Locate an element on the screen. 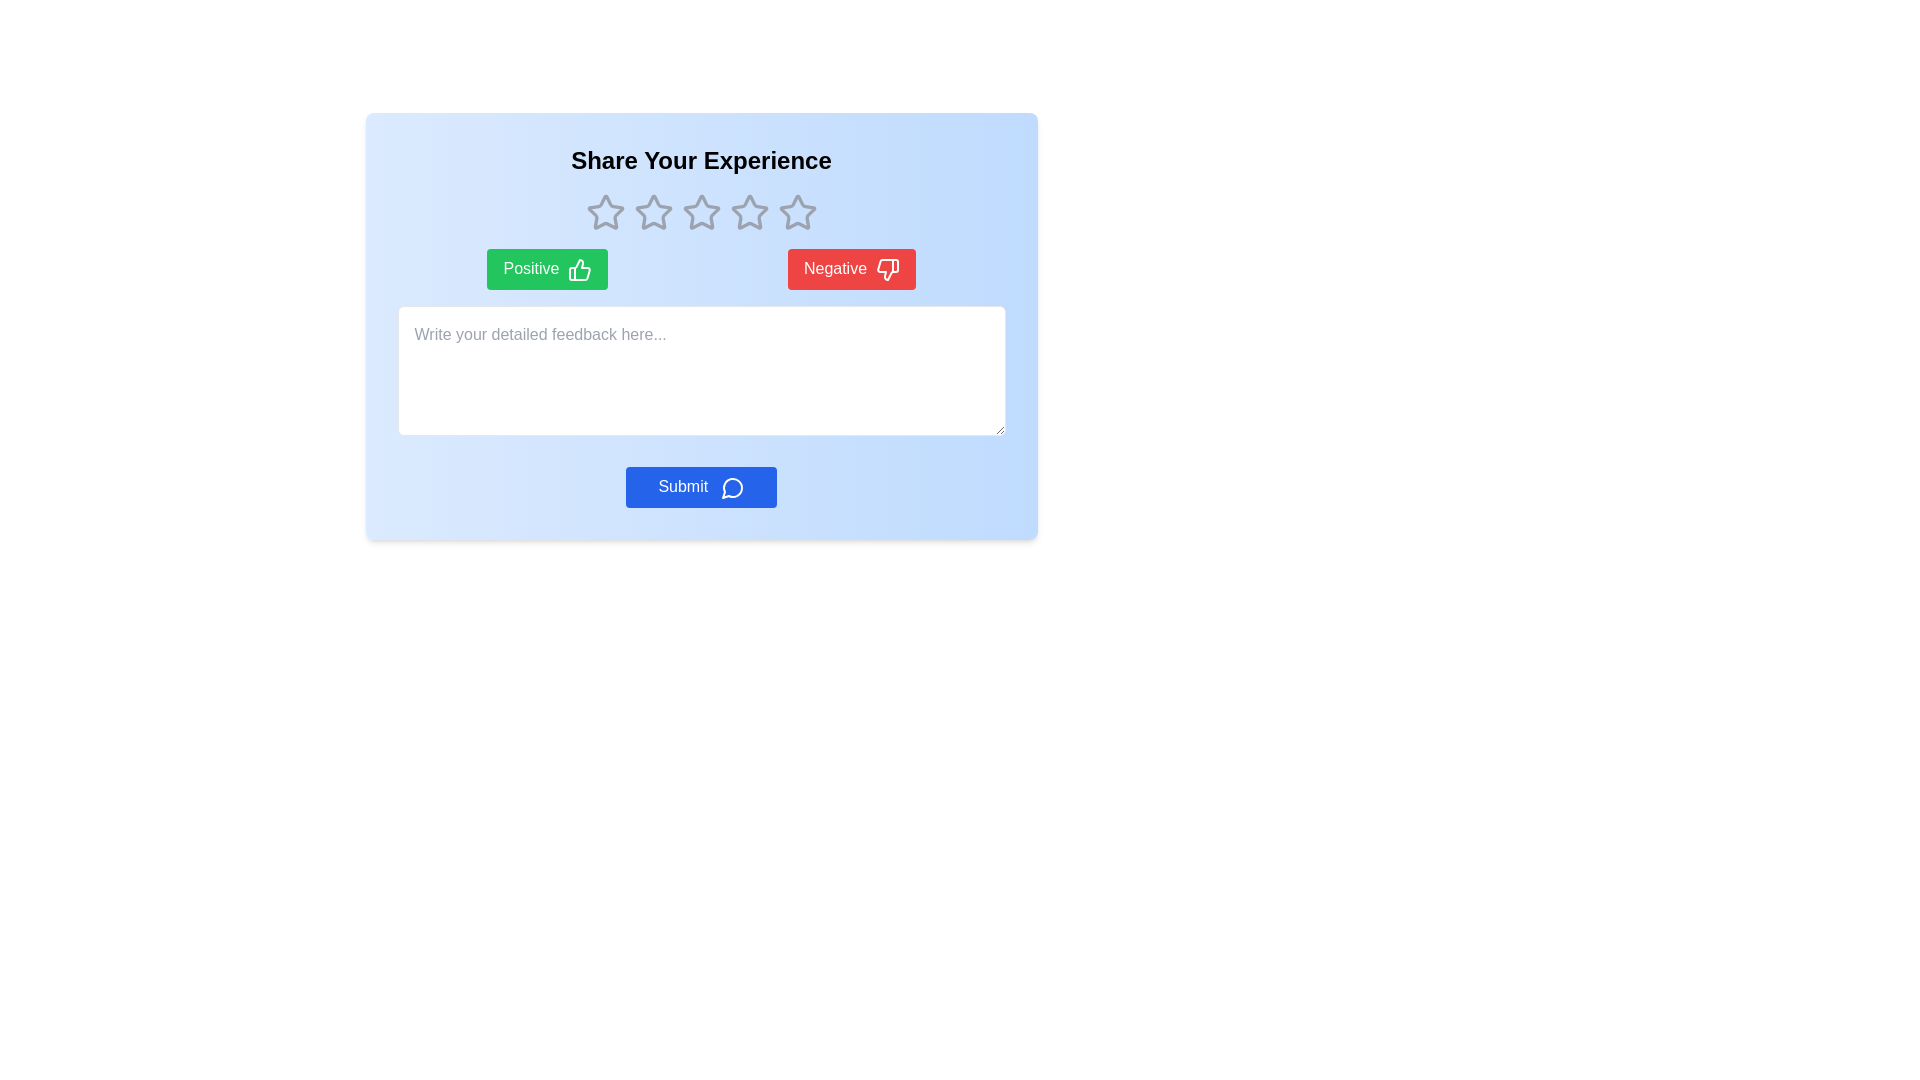  the negative feedback button located below the star icons and to the right of the positive button to register a negative response is located at coordinates (851, 268).